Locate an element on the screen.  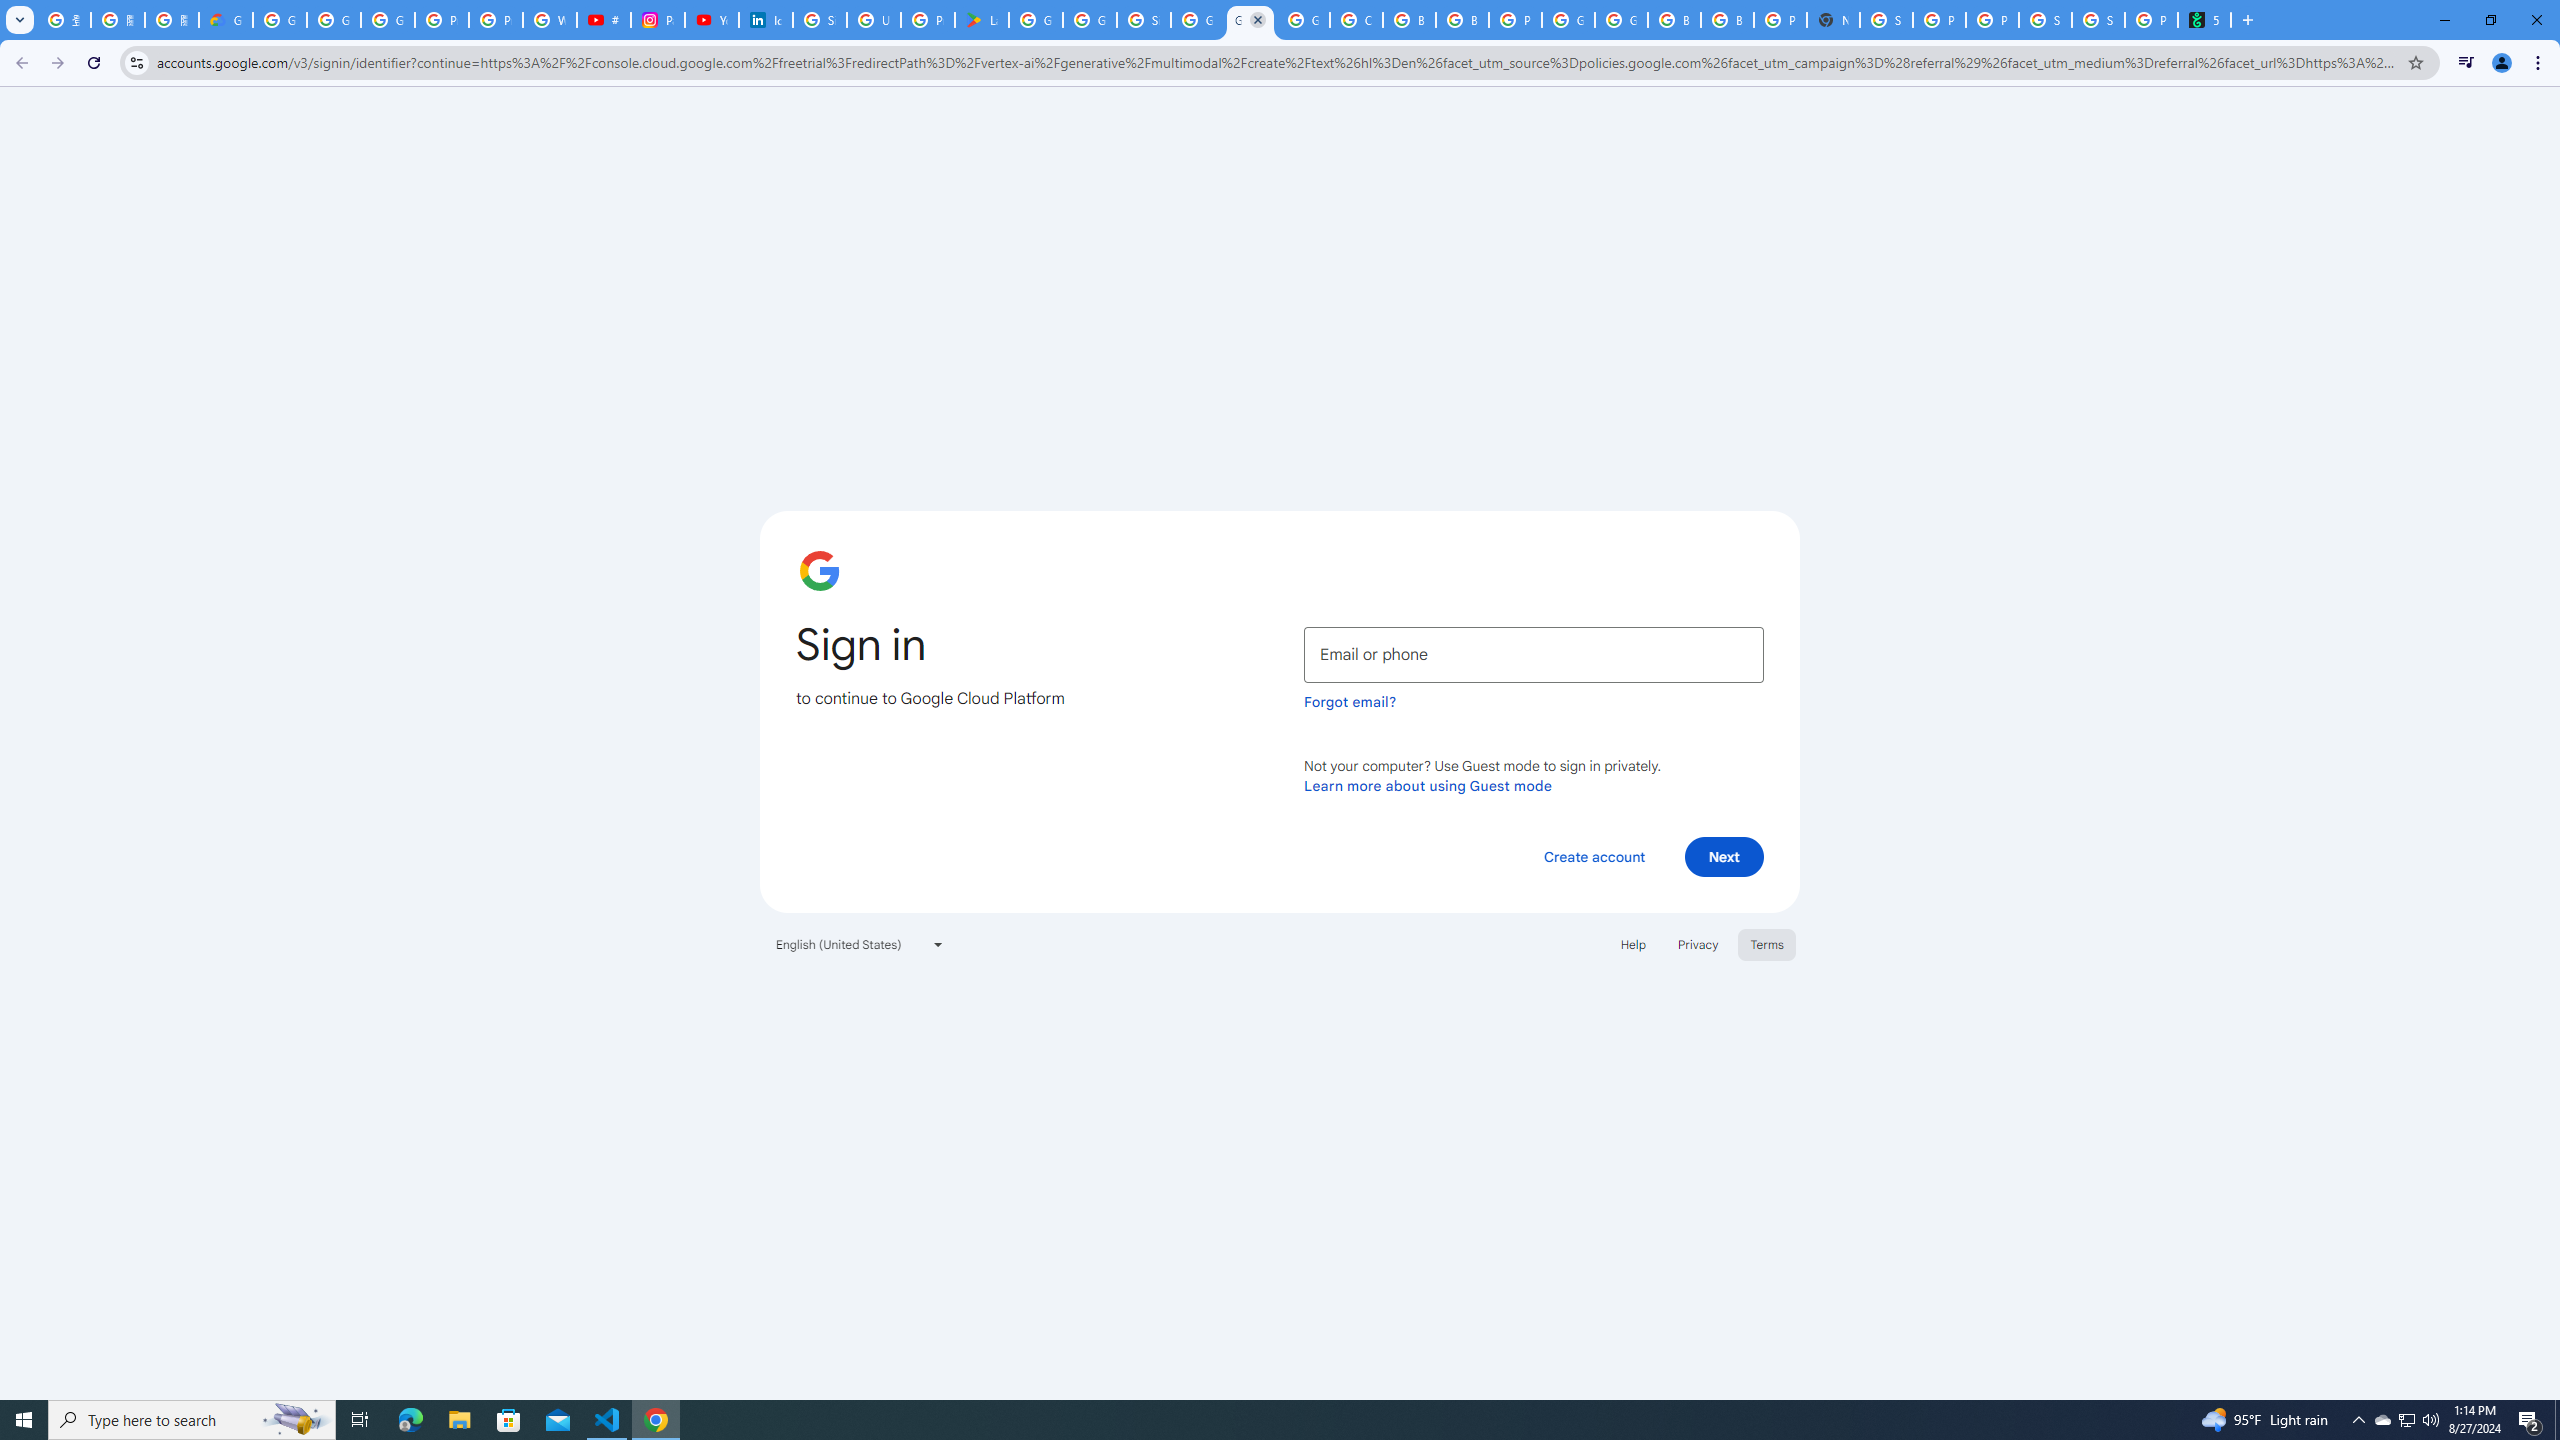
'Create account' is located at coordinates (1593, 855).